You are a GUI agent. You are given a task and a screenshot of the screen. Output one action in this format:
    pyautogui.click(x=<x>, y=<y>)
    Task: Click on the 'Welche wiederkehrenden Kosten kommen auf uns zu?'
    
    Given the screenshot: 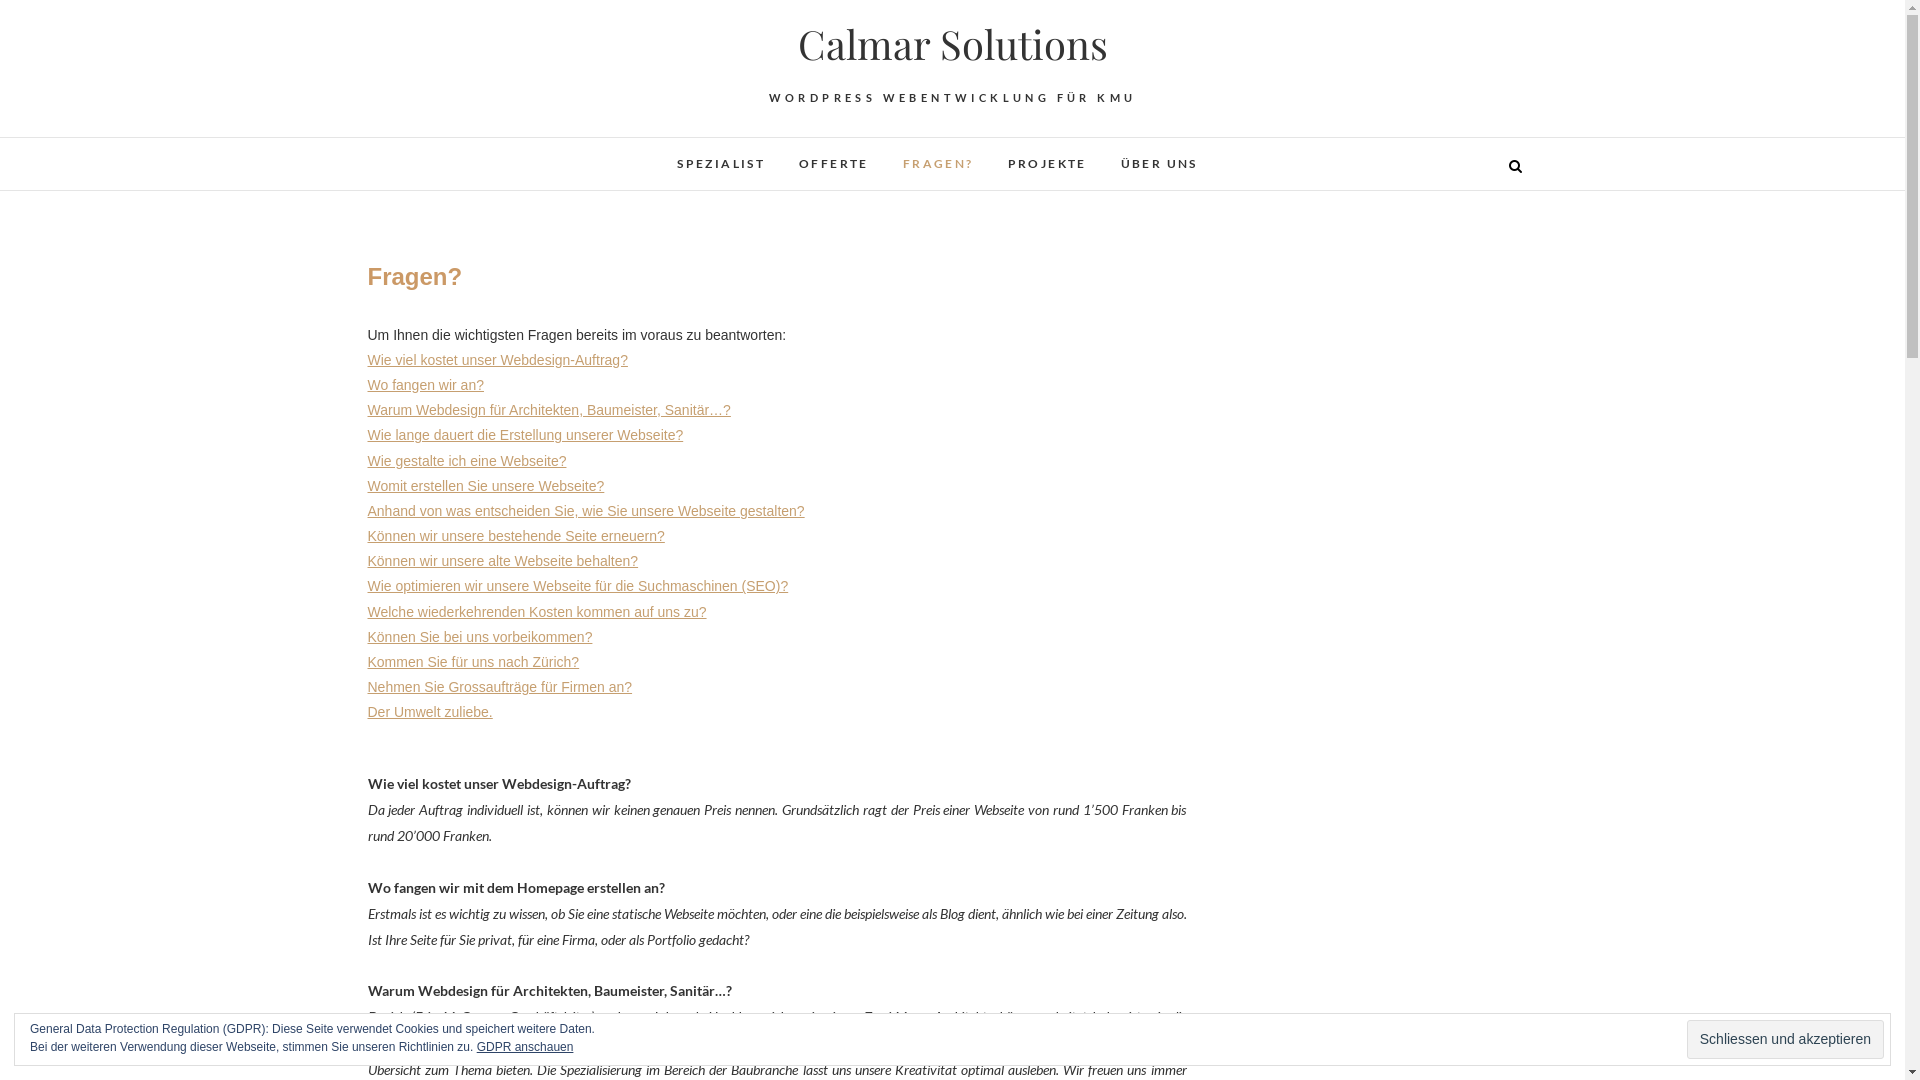 What is the action you would take?
    pyautogui.click(x=537, y=611)
    